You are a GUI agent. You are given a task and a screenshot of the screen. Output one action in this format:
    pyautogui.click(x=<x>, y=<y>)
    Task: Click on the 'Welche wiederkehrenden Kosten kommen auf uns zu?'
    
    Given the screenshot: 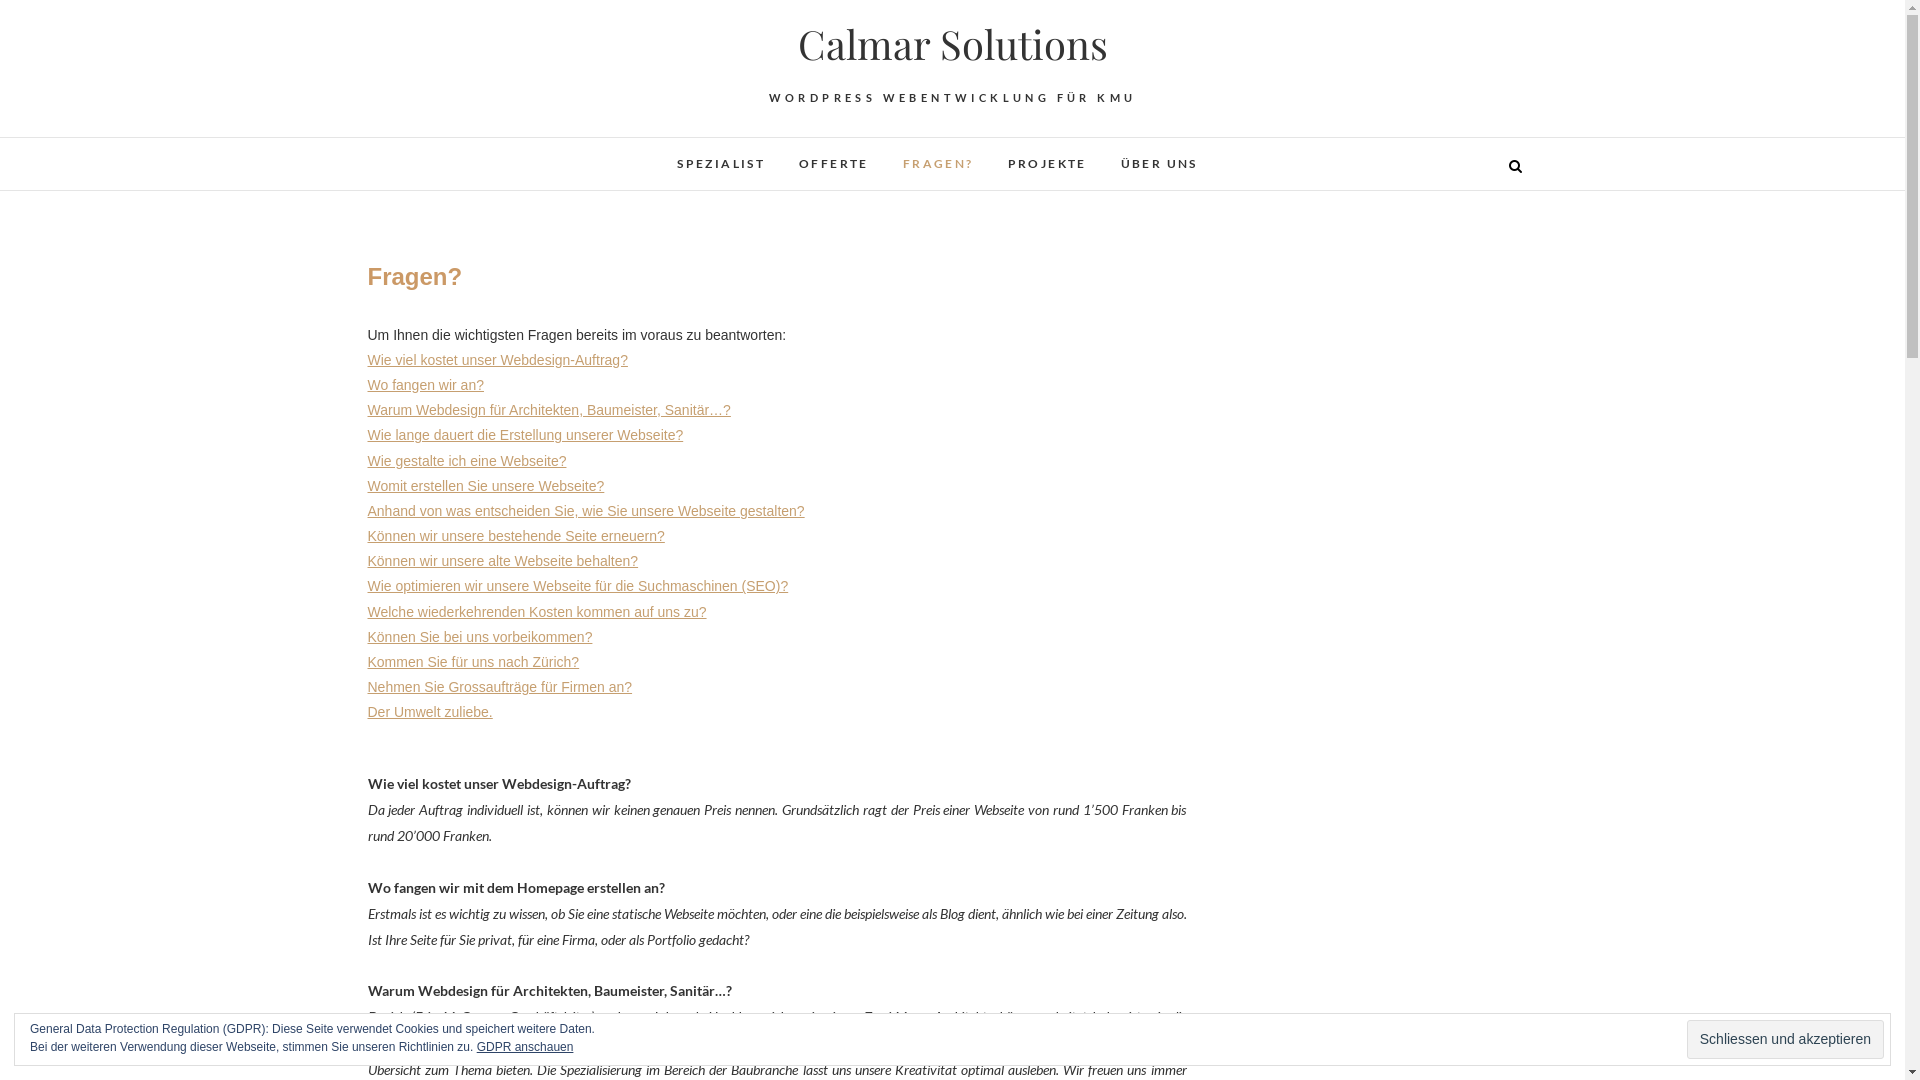 What is the action you would take?
    pyautogui.click(x=537, y=611)
    